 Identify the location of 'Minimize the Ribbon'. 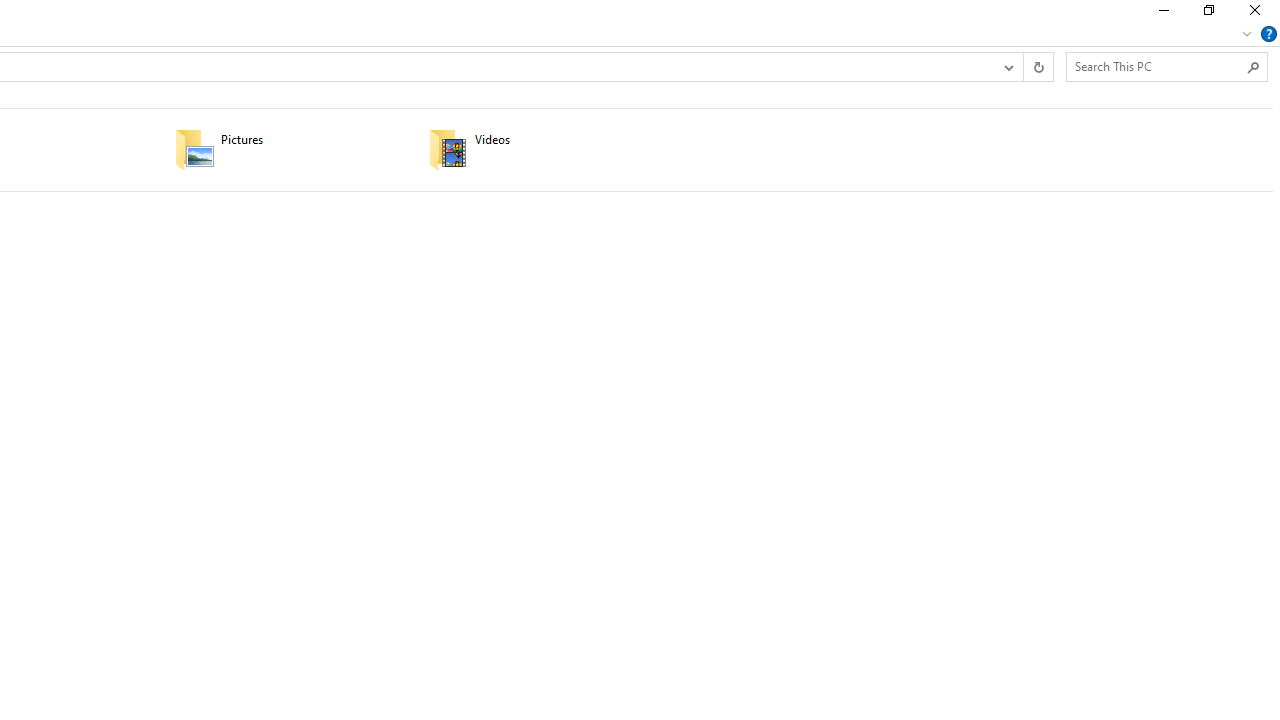
(1246, 33).